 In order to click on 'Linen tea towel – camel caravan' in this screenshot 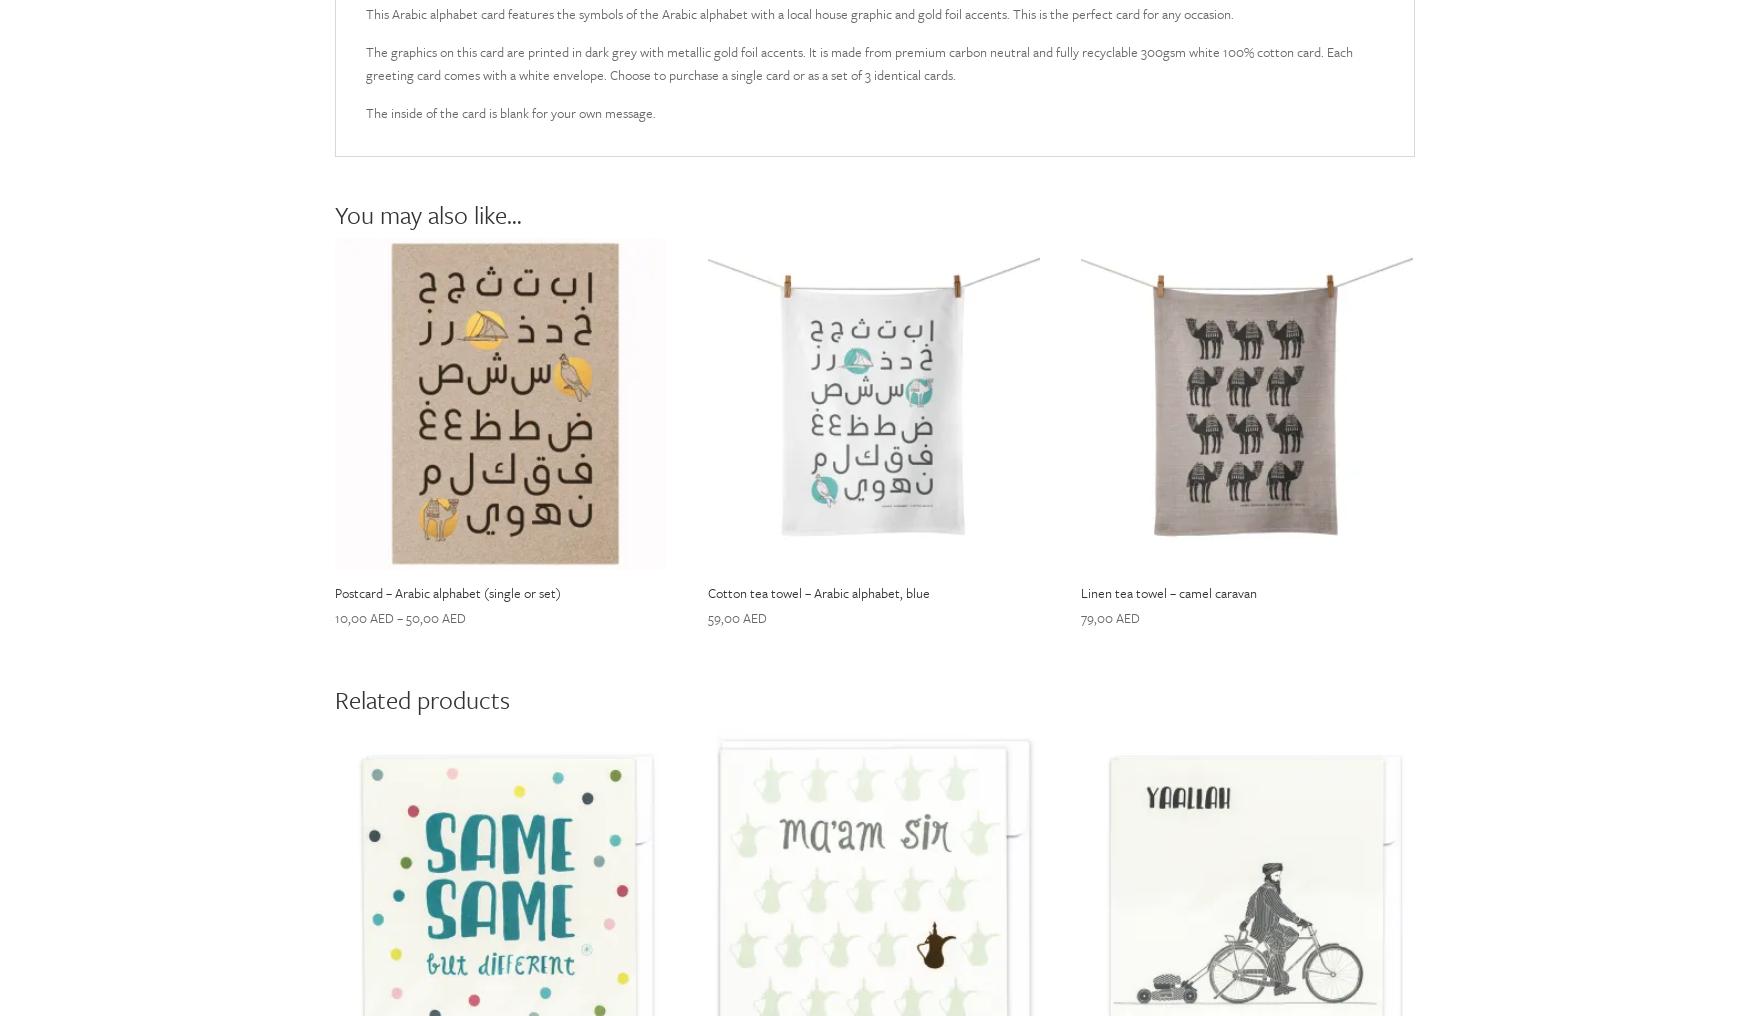, I will do `click(1167, 593)`.